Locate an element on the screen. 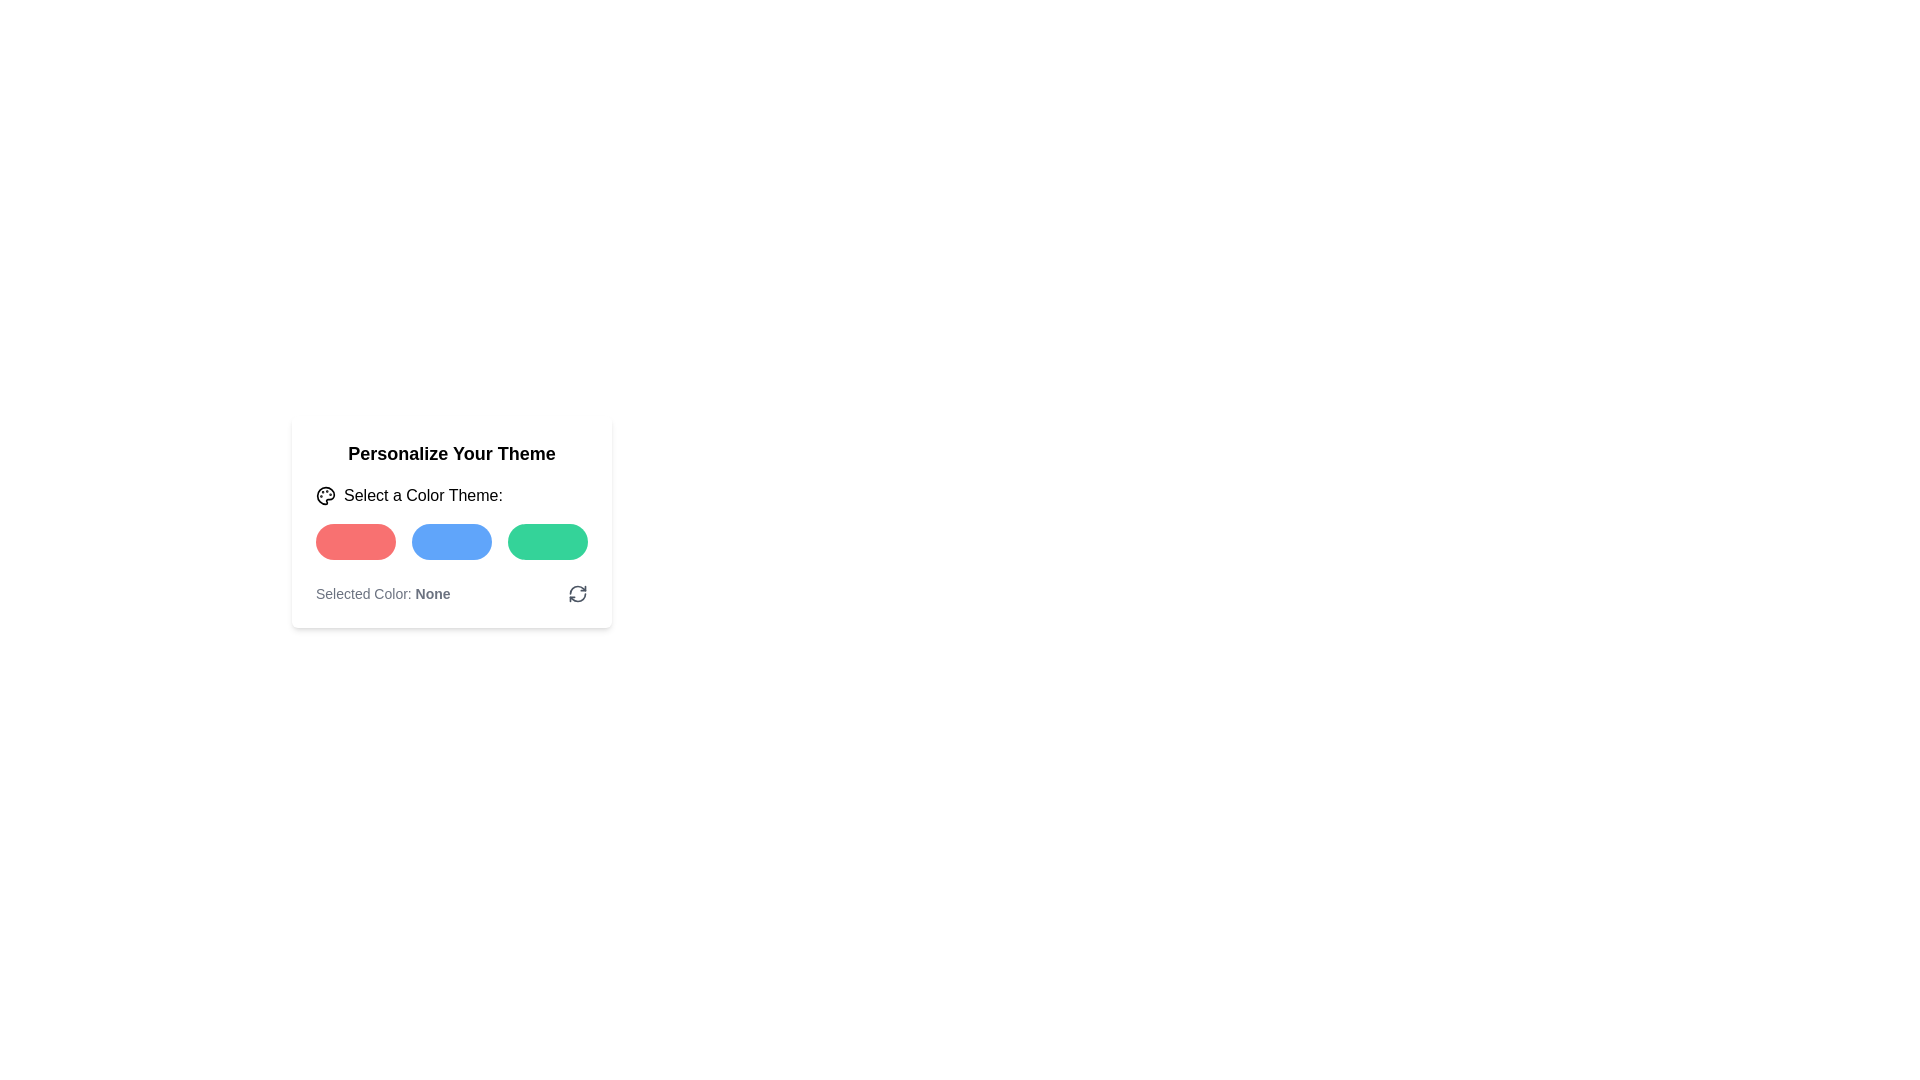 The image size is (1920, 1080). text displayed in the small text label that shows 'None', which is part of the larger text component 'Selected Color: None' in the card-like UI labeled 'Personalize Your Theme' is located at coordinates (432, 593).